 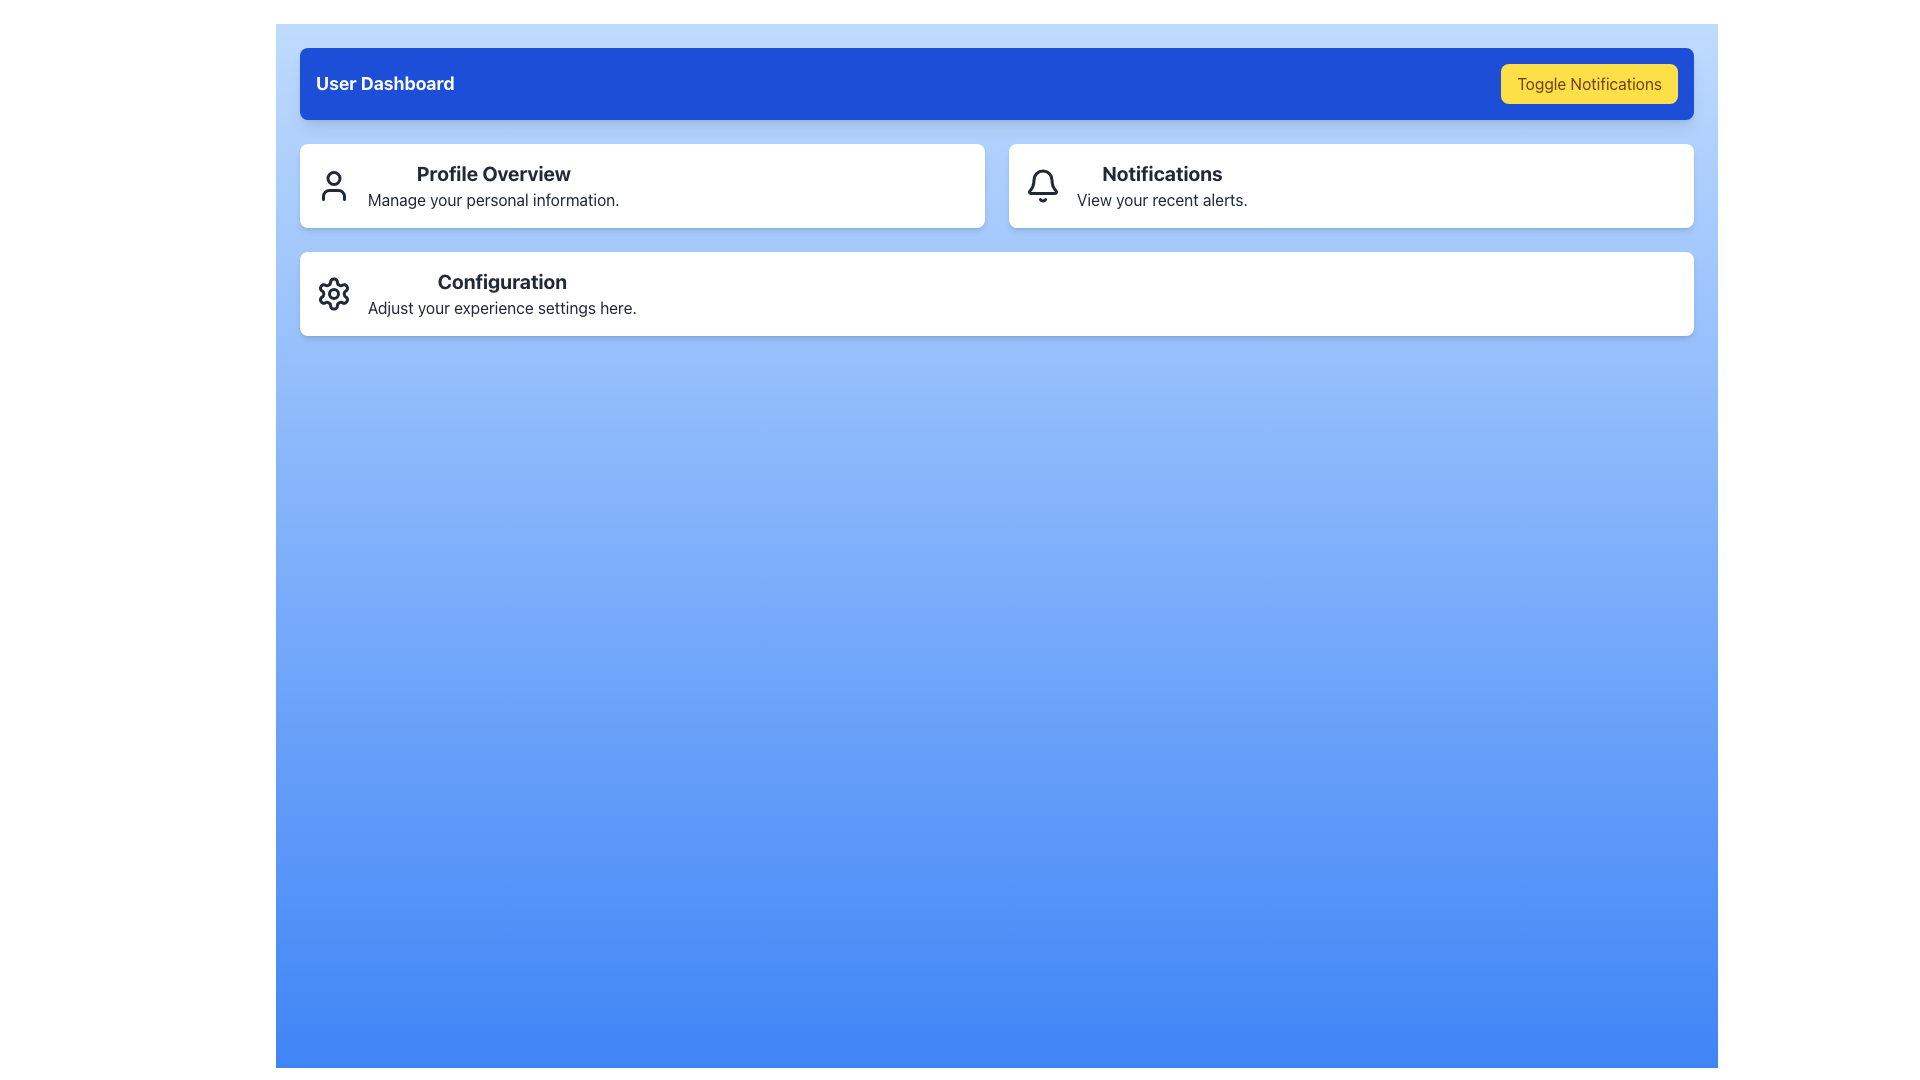 What do you see at coordinates (493, 200) in the screenshot?
I see `the text label displaying 'Manage your personal information.' which is located directly below the 'Profile Overview' title` at bounding box center [493, 200].